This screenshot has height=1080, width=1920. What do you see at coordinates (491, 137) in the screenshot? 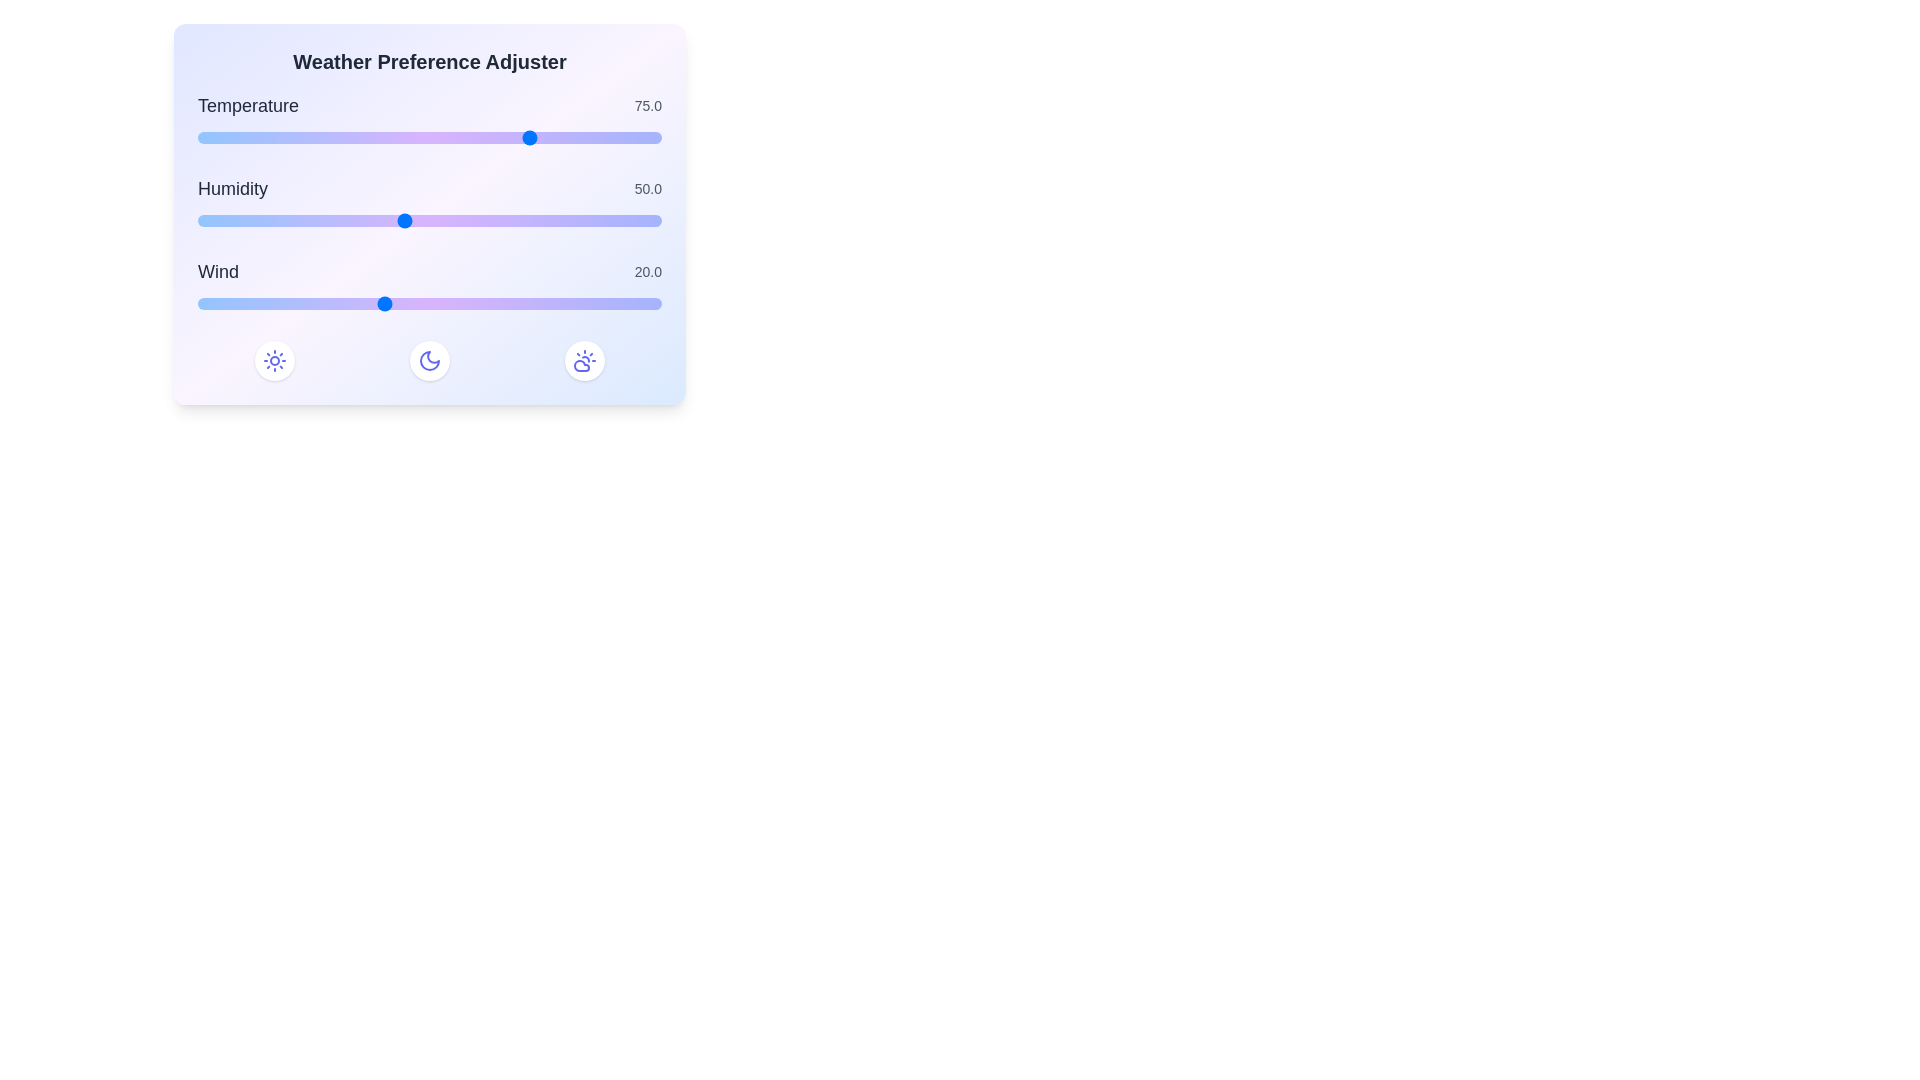
I see `the temperature` at bounding box center [491, 137].